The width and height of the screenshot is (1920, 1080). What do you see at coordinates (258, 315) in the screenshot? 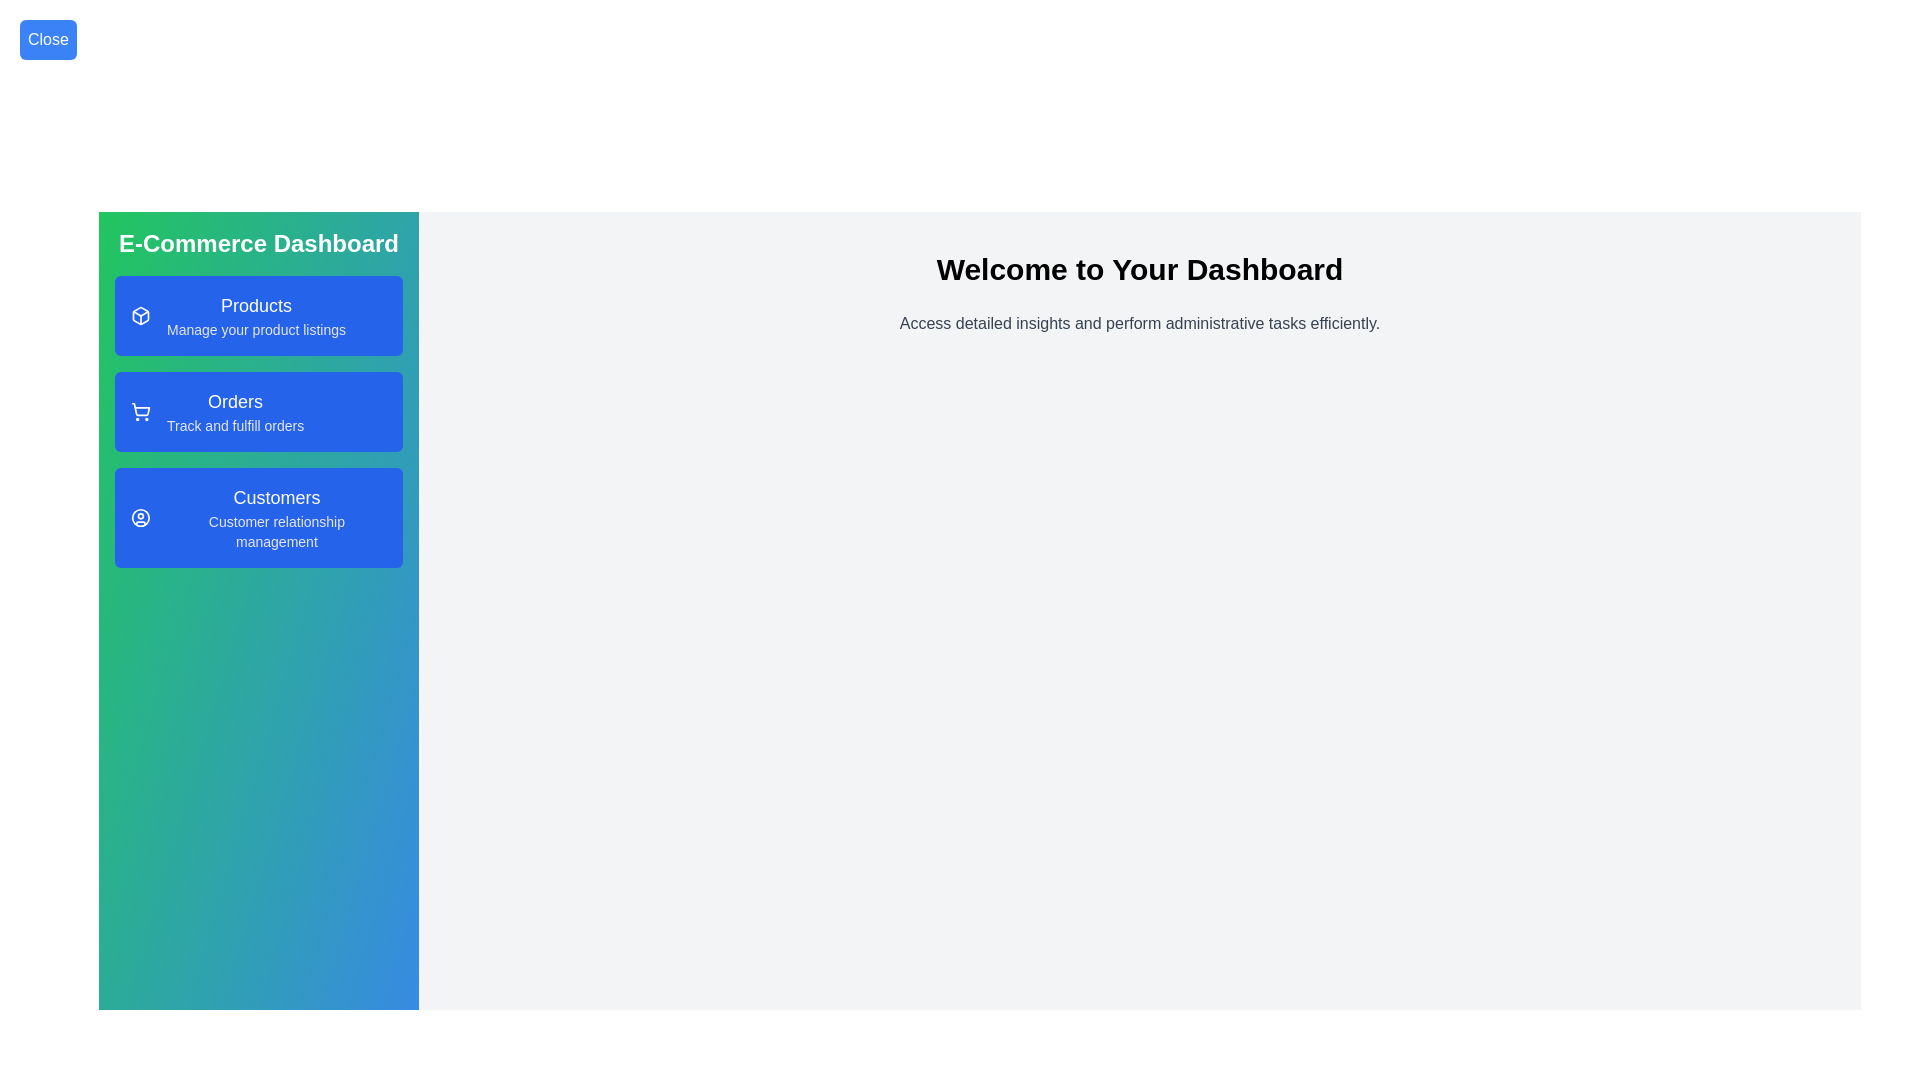
I see `the Products section from the sidebar` at bounding box center [258, 315].